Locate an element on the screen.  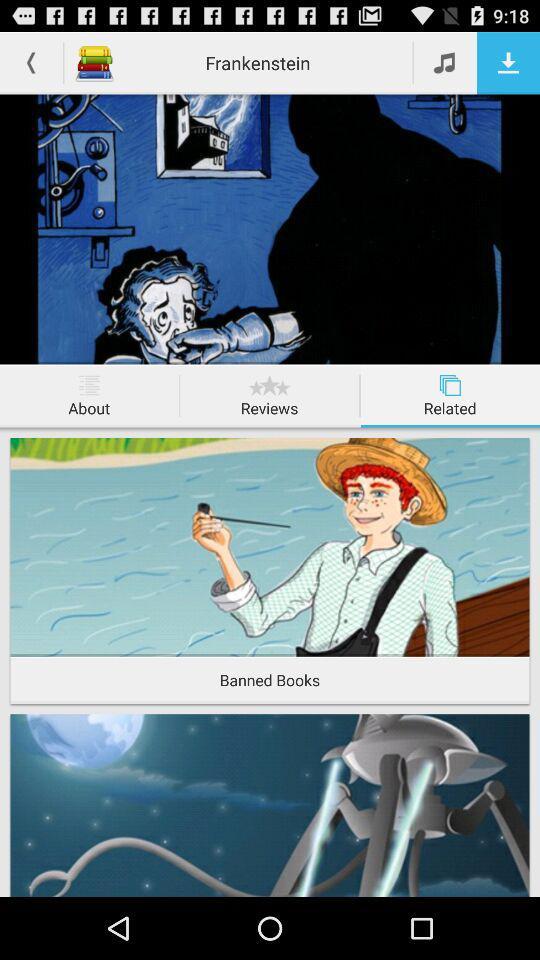
listen to music is located at coordinates (445, 62).